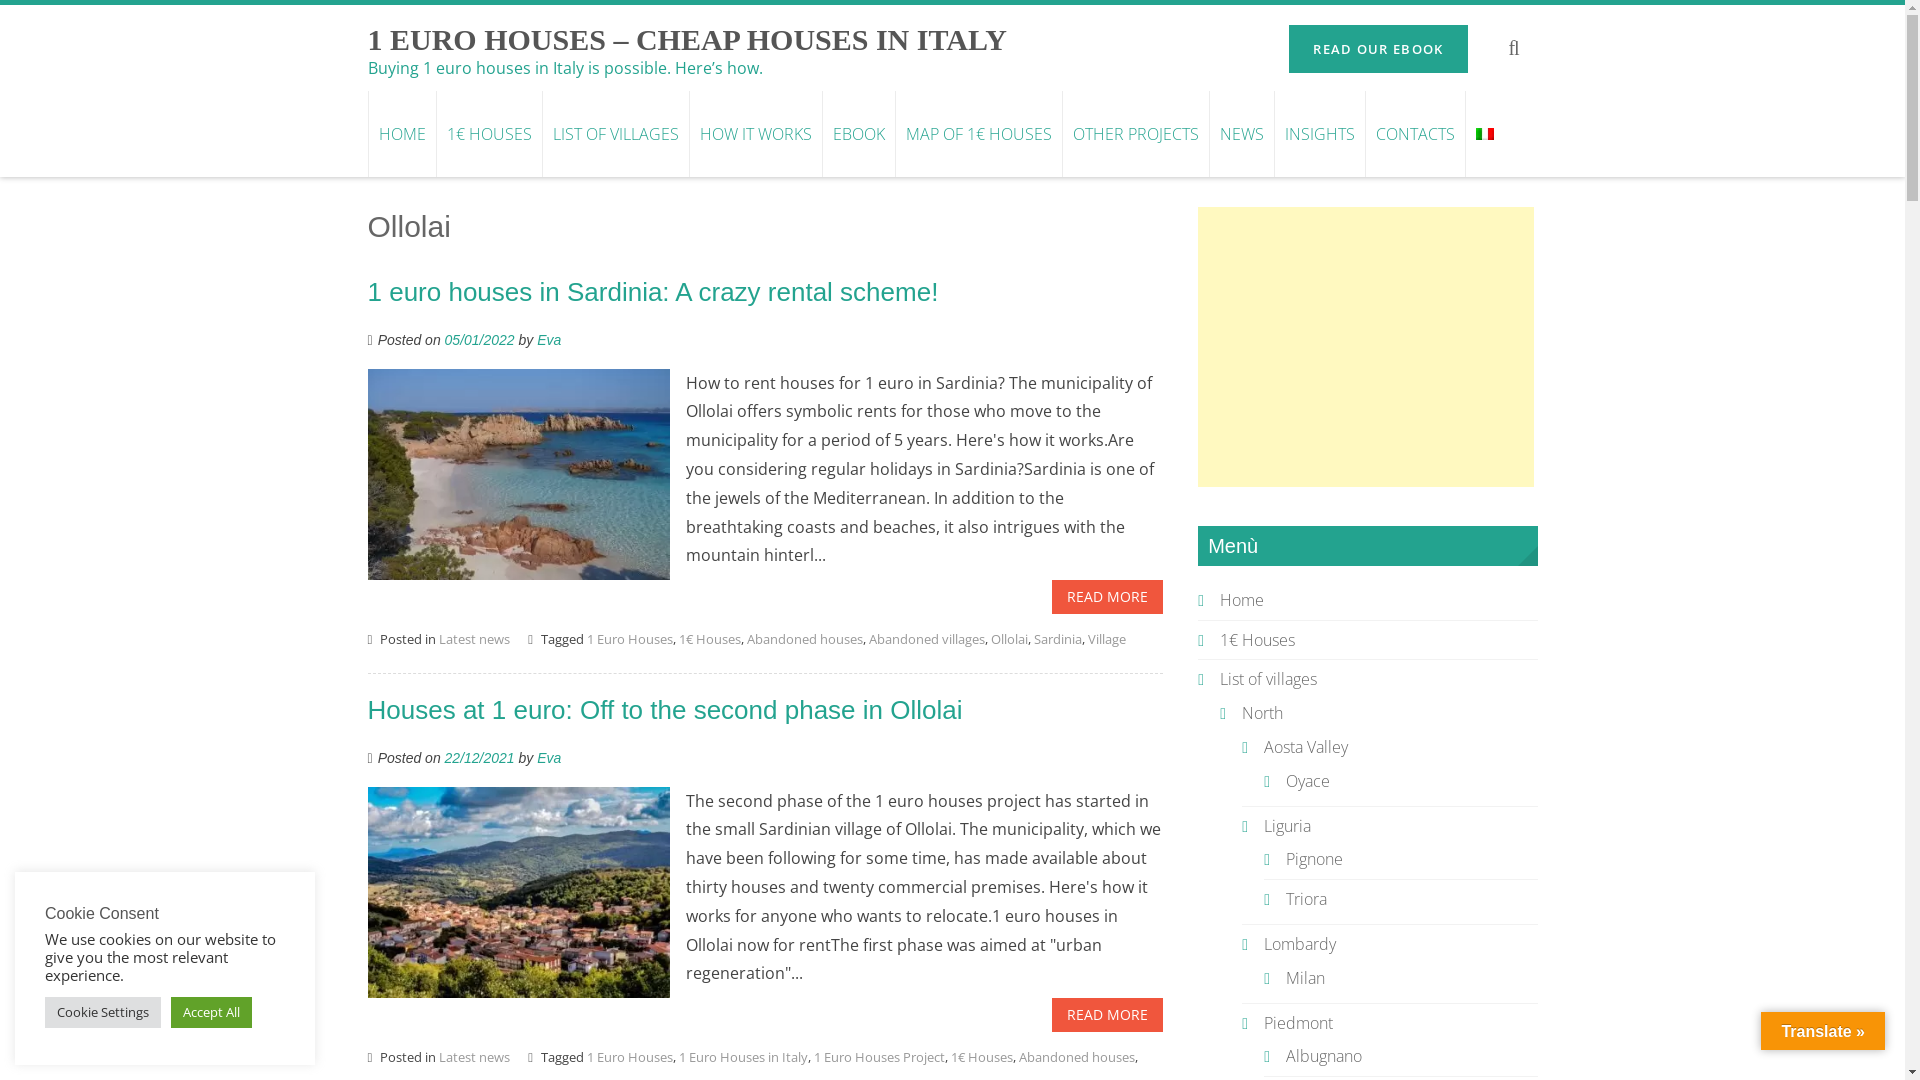  What do you see at coordinates (1305, 977) in the screenshot?
I see `'Milan'` at bounding box center [1305, 977].